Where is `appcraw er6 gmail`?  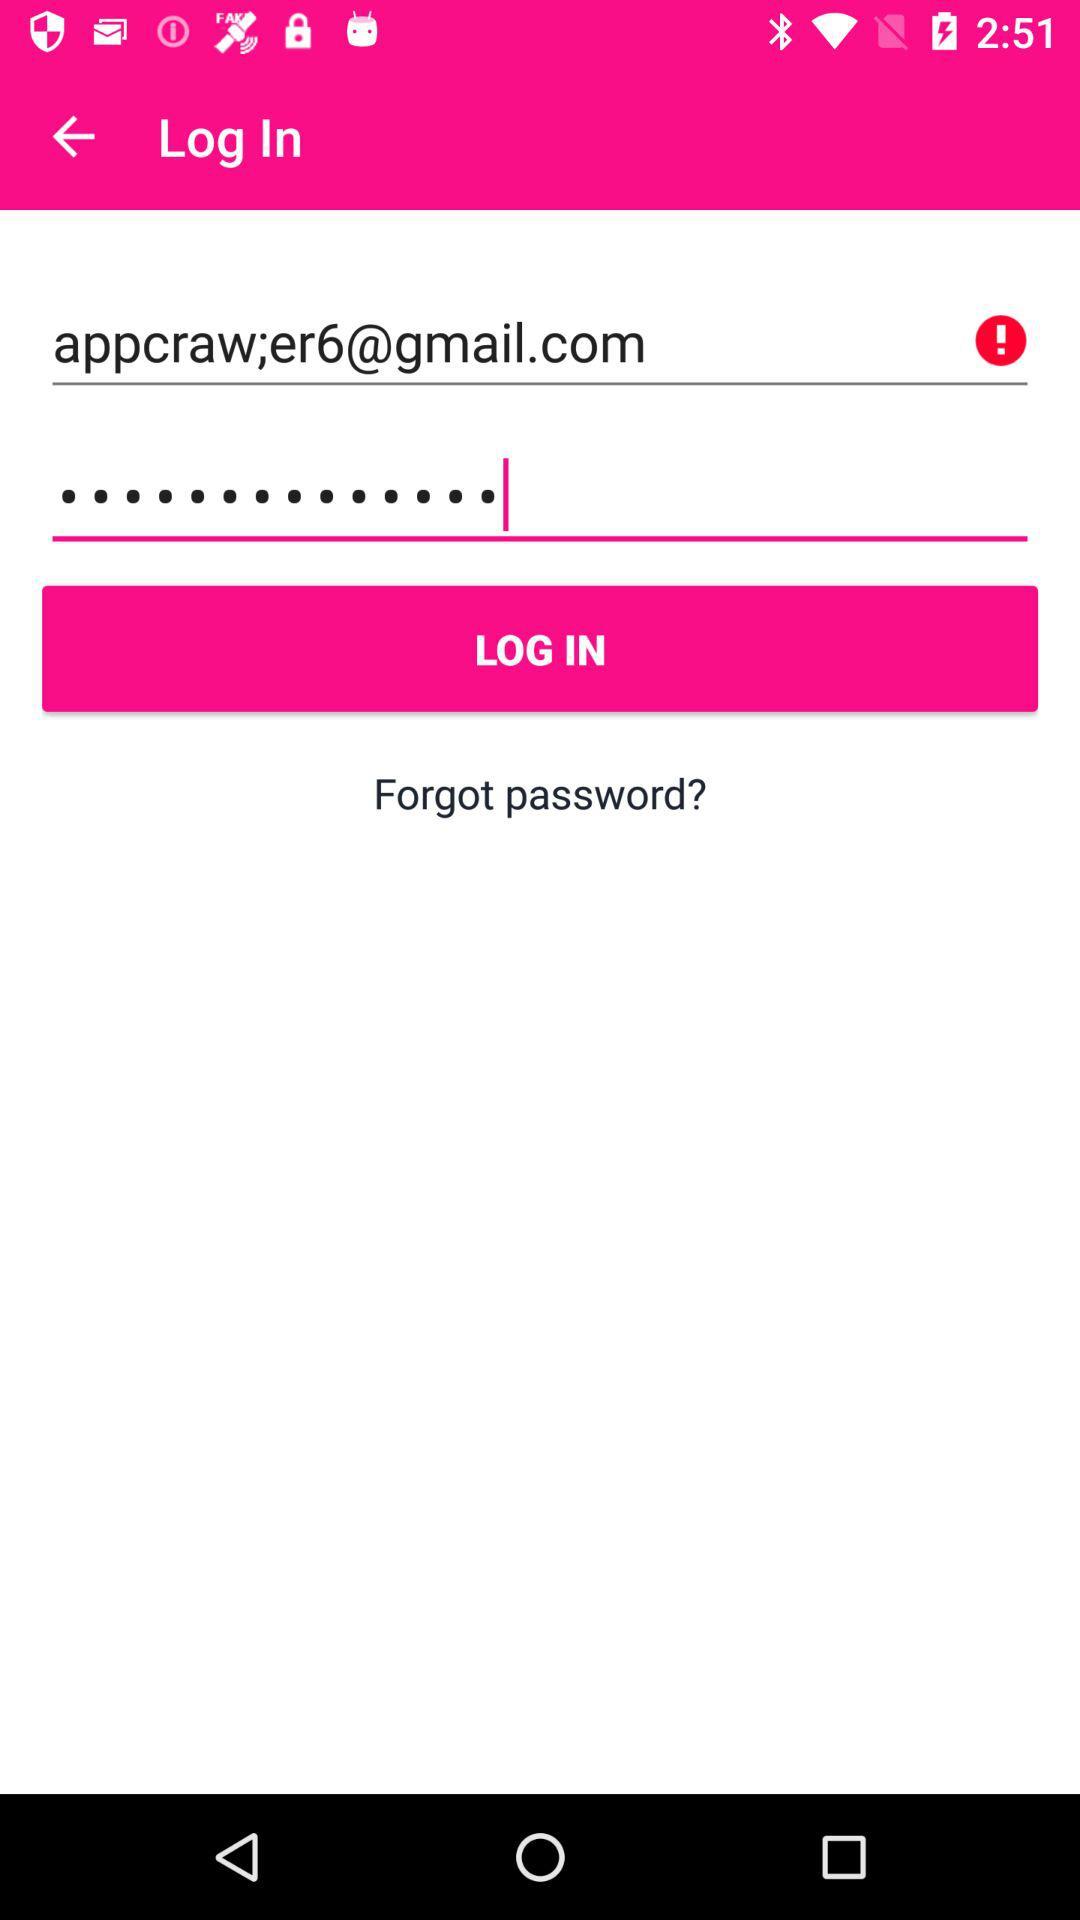
appcraw er6 gmail is located at coordinates (540, 341).